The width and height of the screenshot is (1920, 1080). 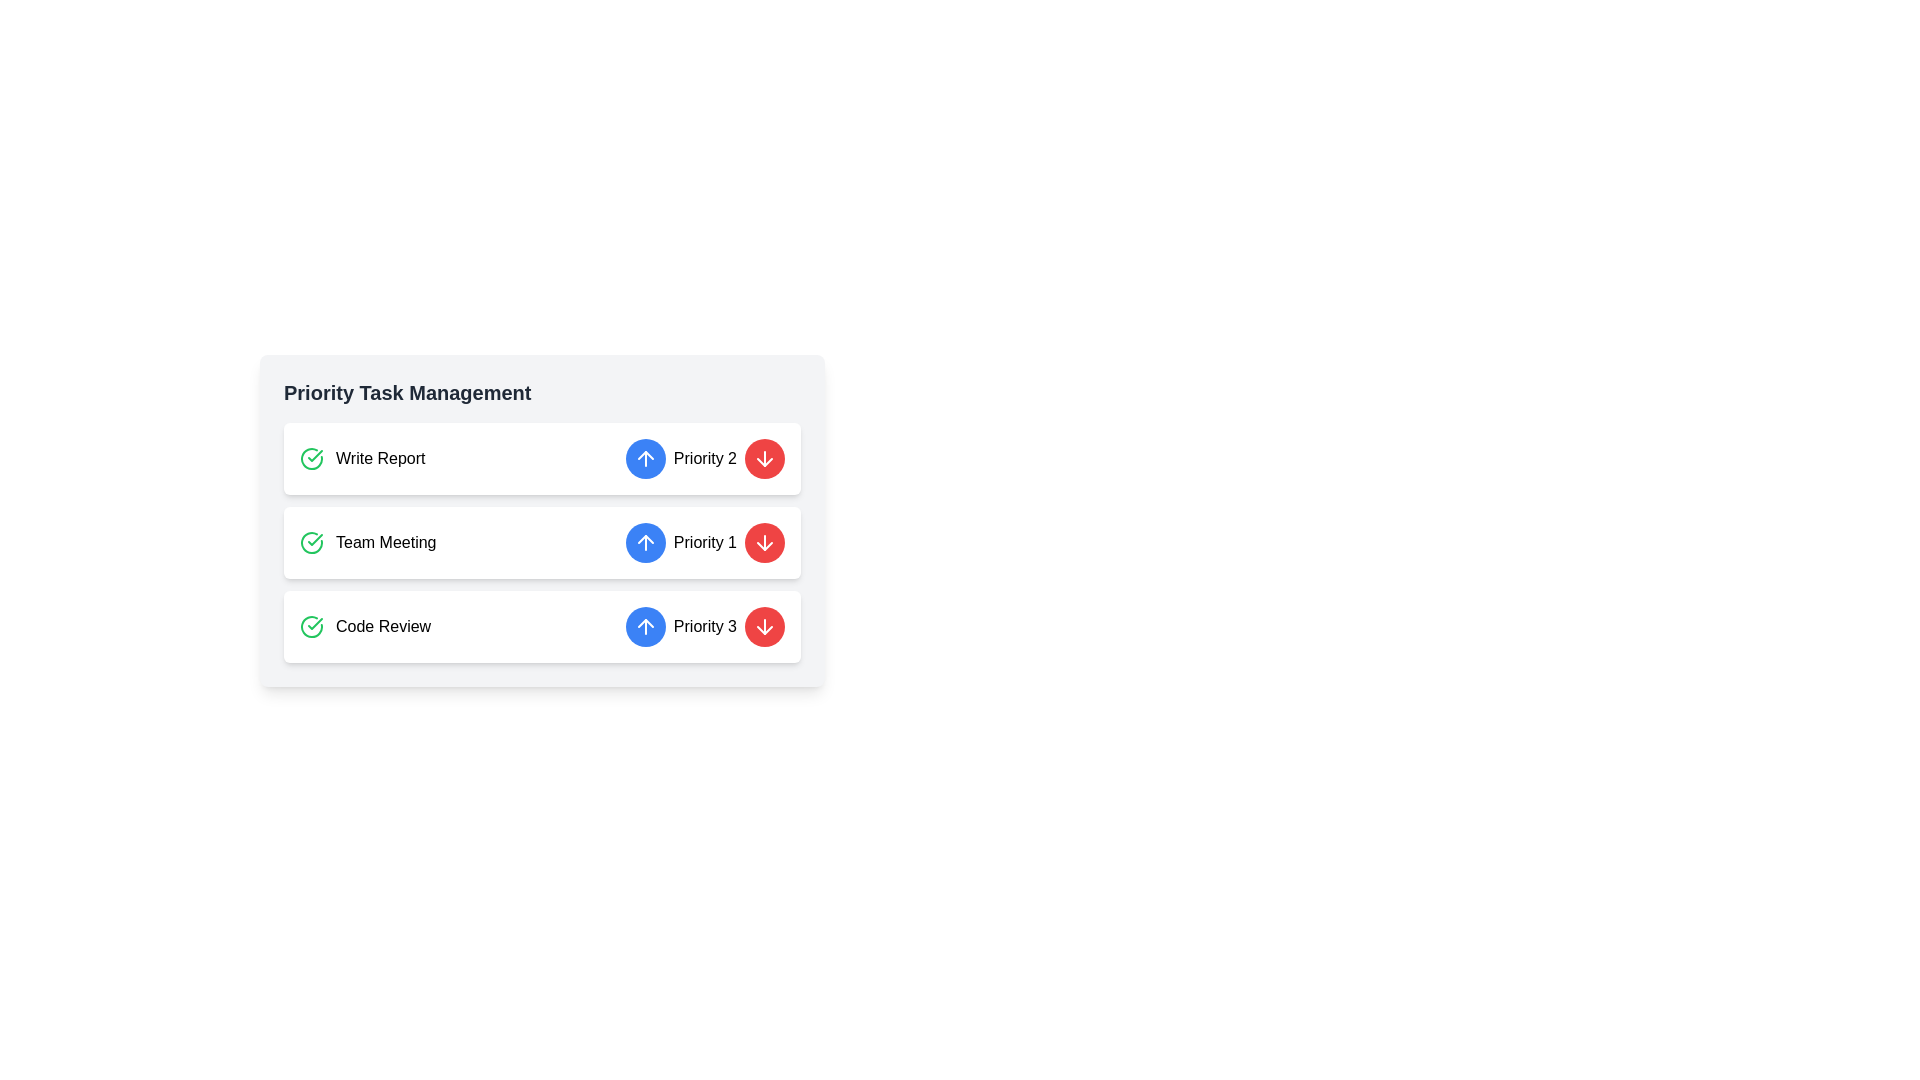 I want to click on the 'Write Report' label with a green circle check icon, which is the first item in the list of task entries in the 'Priority Task Management' card, so click(x=362, y=459).